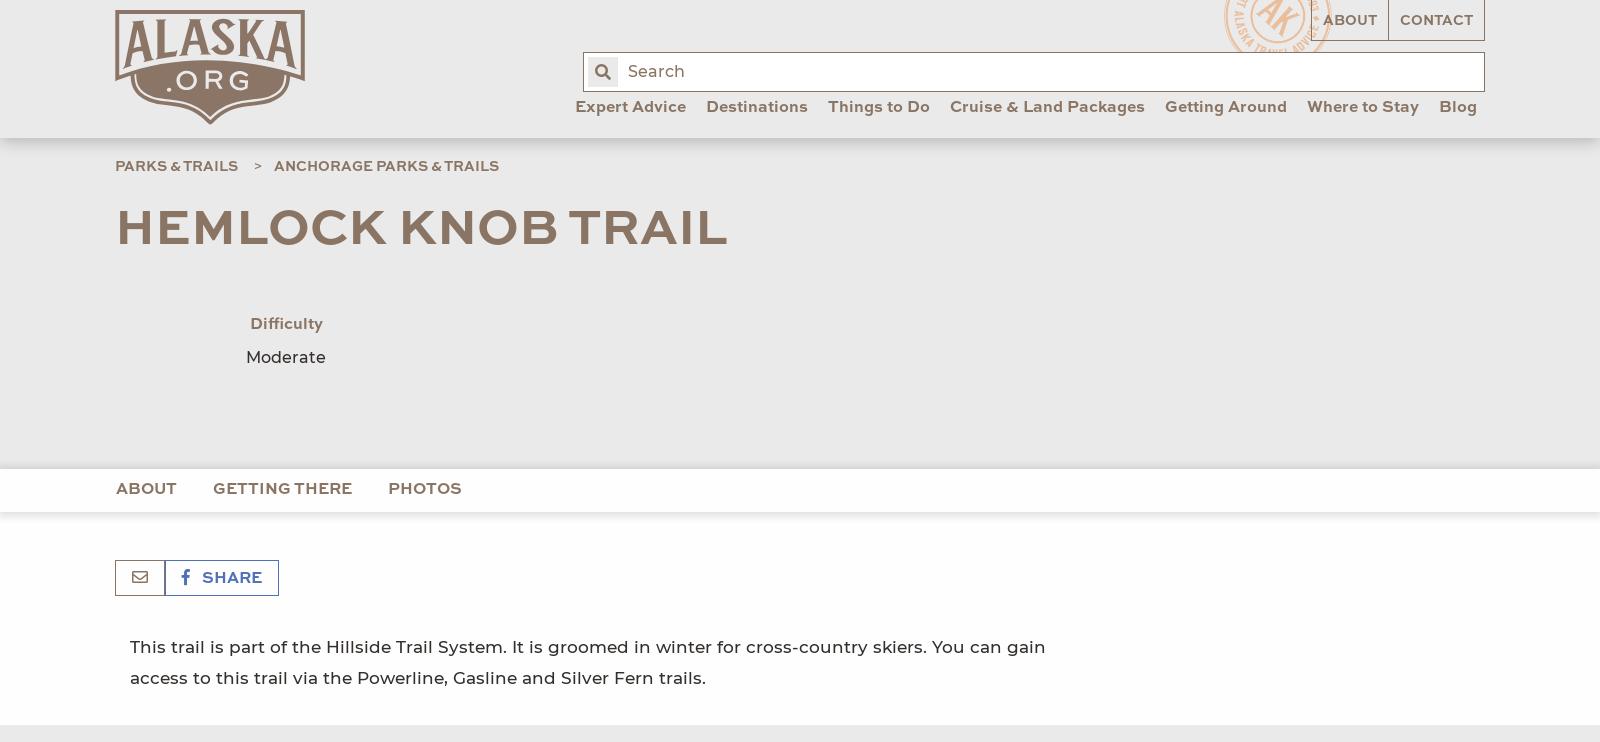 This screenshot has width=1600, height=742. What do you see at coordinates (229, 578) in the screenshot?
I see `'Share'` at bounding box center [229, 578].